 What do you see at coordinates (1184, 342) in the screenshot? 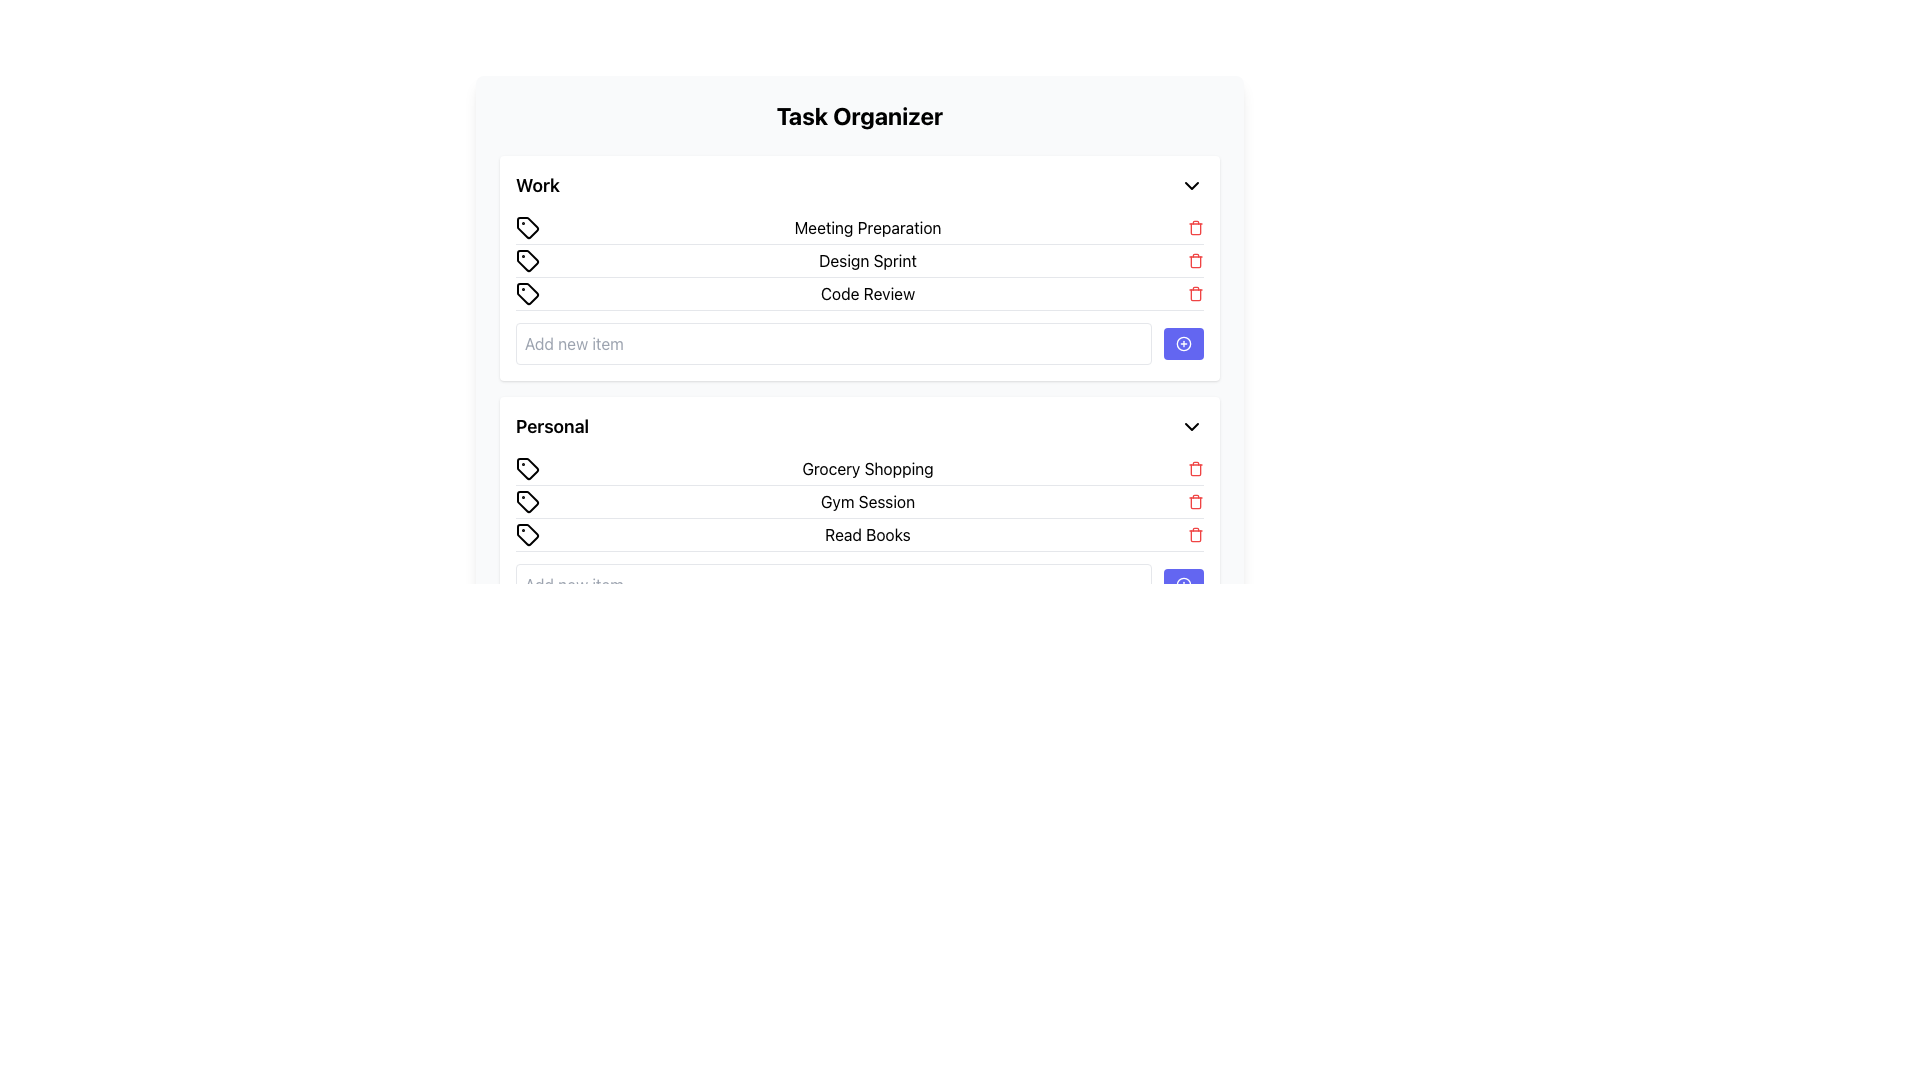
I see `the blue button containing the icon for adding a new task in the 'Work' section` at bounding box center [1184, 342].